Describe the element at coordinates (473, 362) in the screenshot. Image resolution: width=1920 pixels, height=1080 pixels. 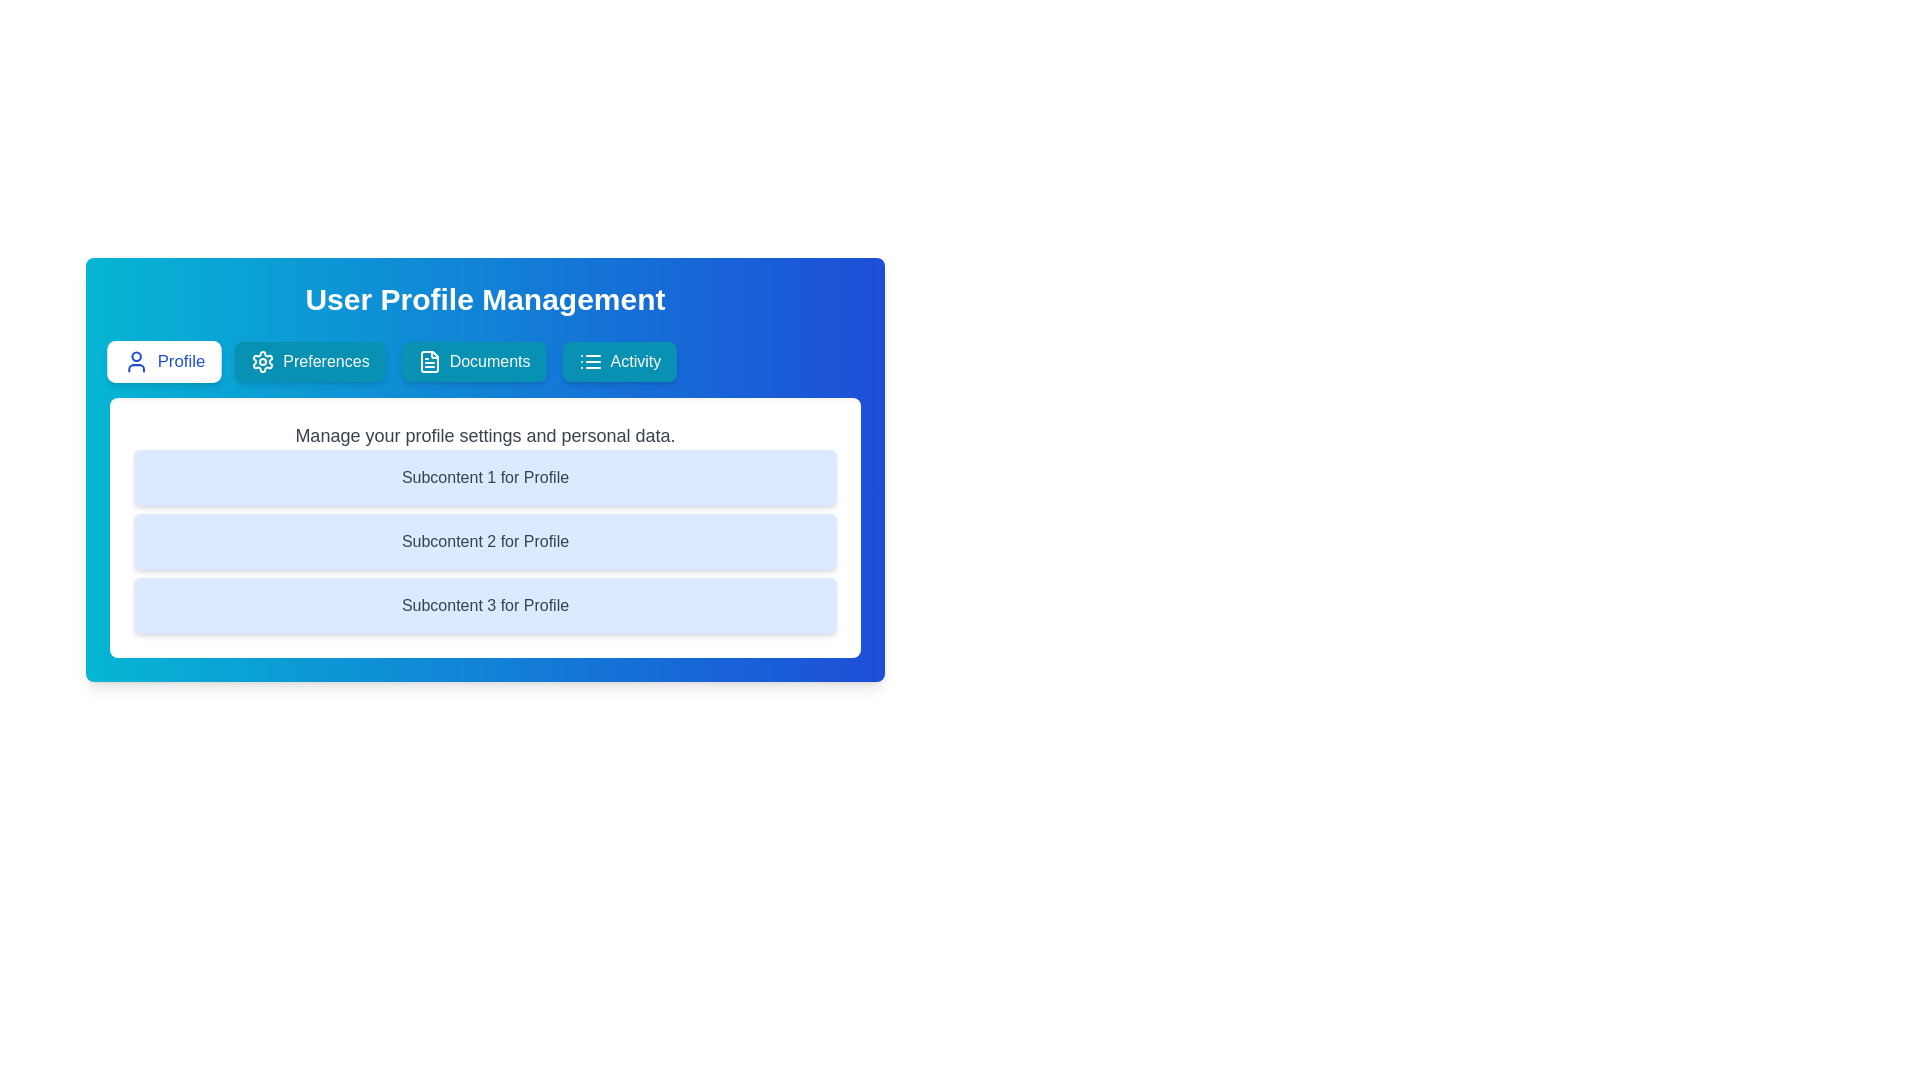
I see `the 'Documents' button with a cyan background and white text, which is the third element in the horizontal tab bar at the top of the UI` at that location.